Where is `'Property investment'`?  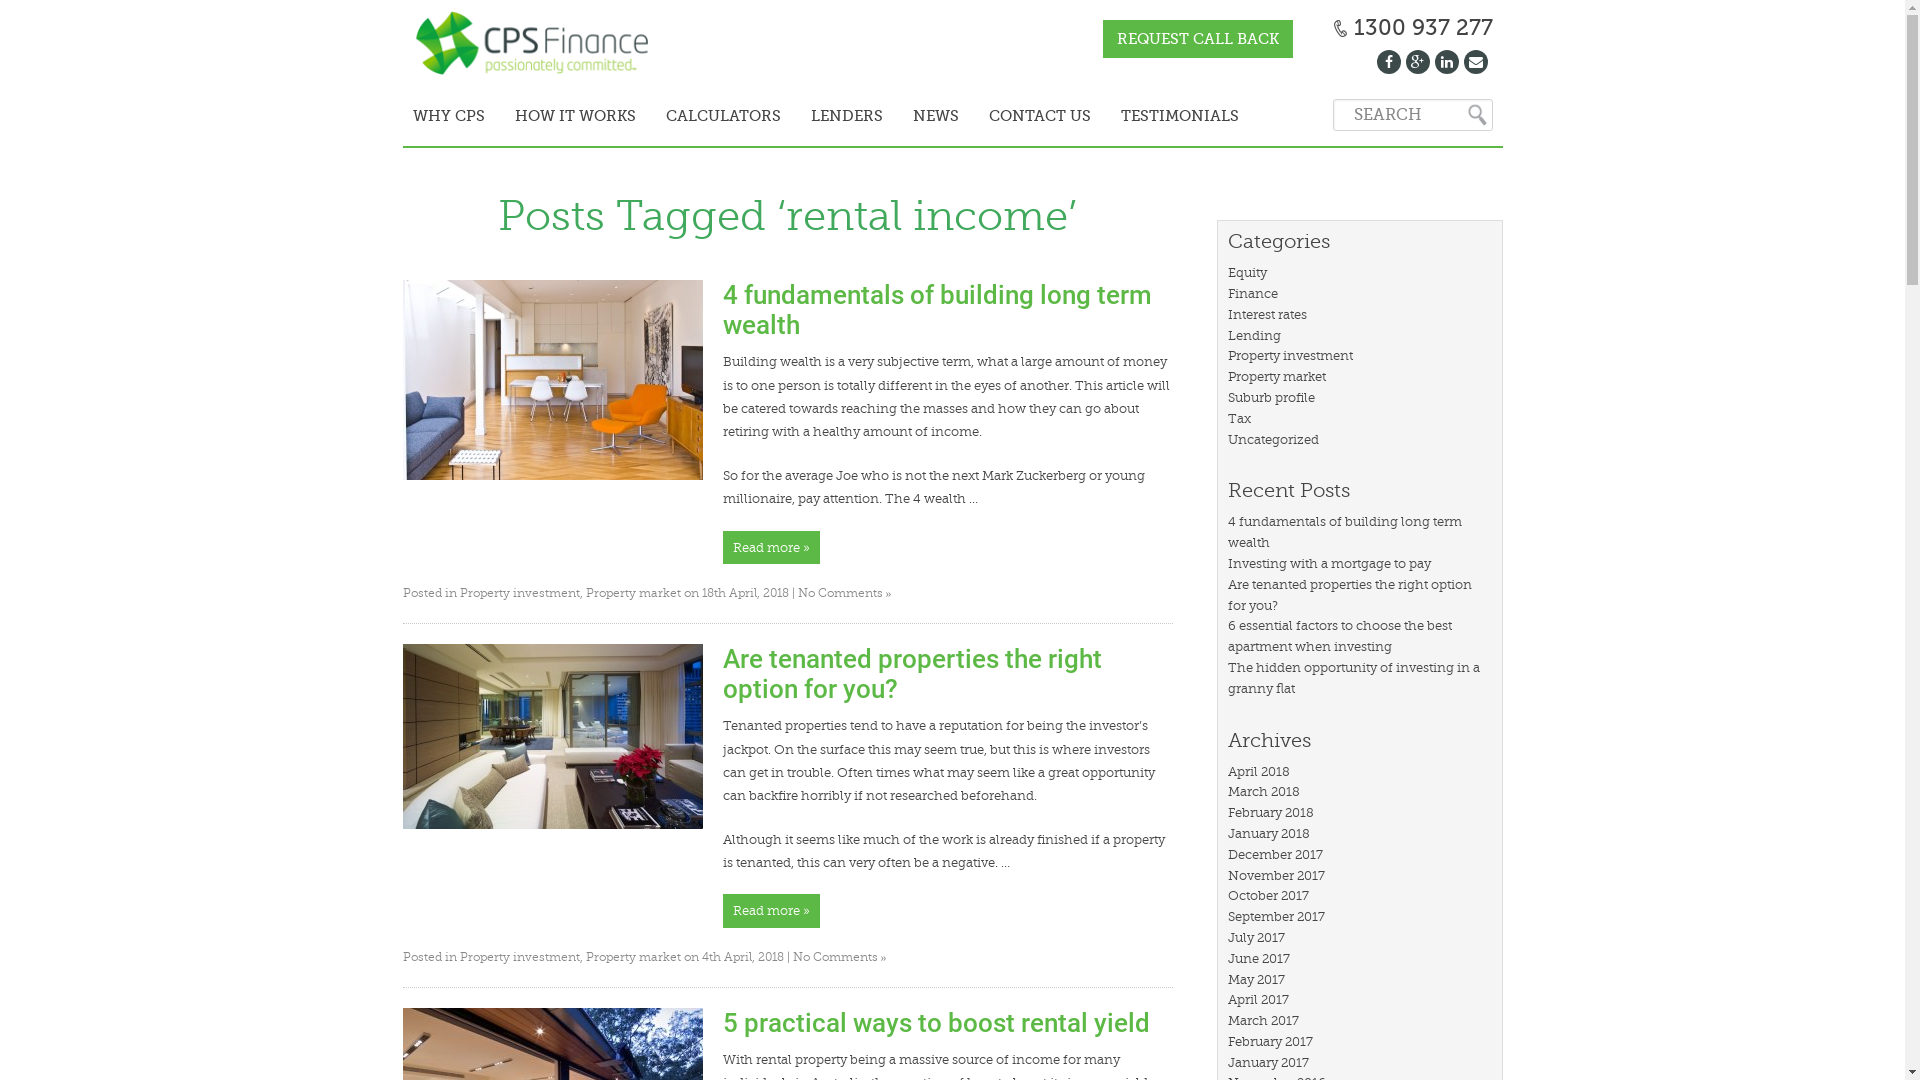
'Property investment' is located at coordinates (459, 955).